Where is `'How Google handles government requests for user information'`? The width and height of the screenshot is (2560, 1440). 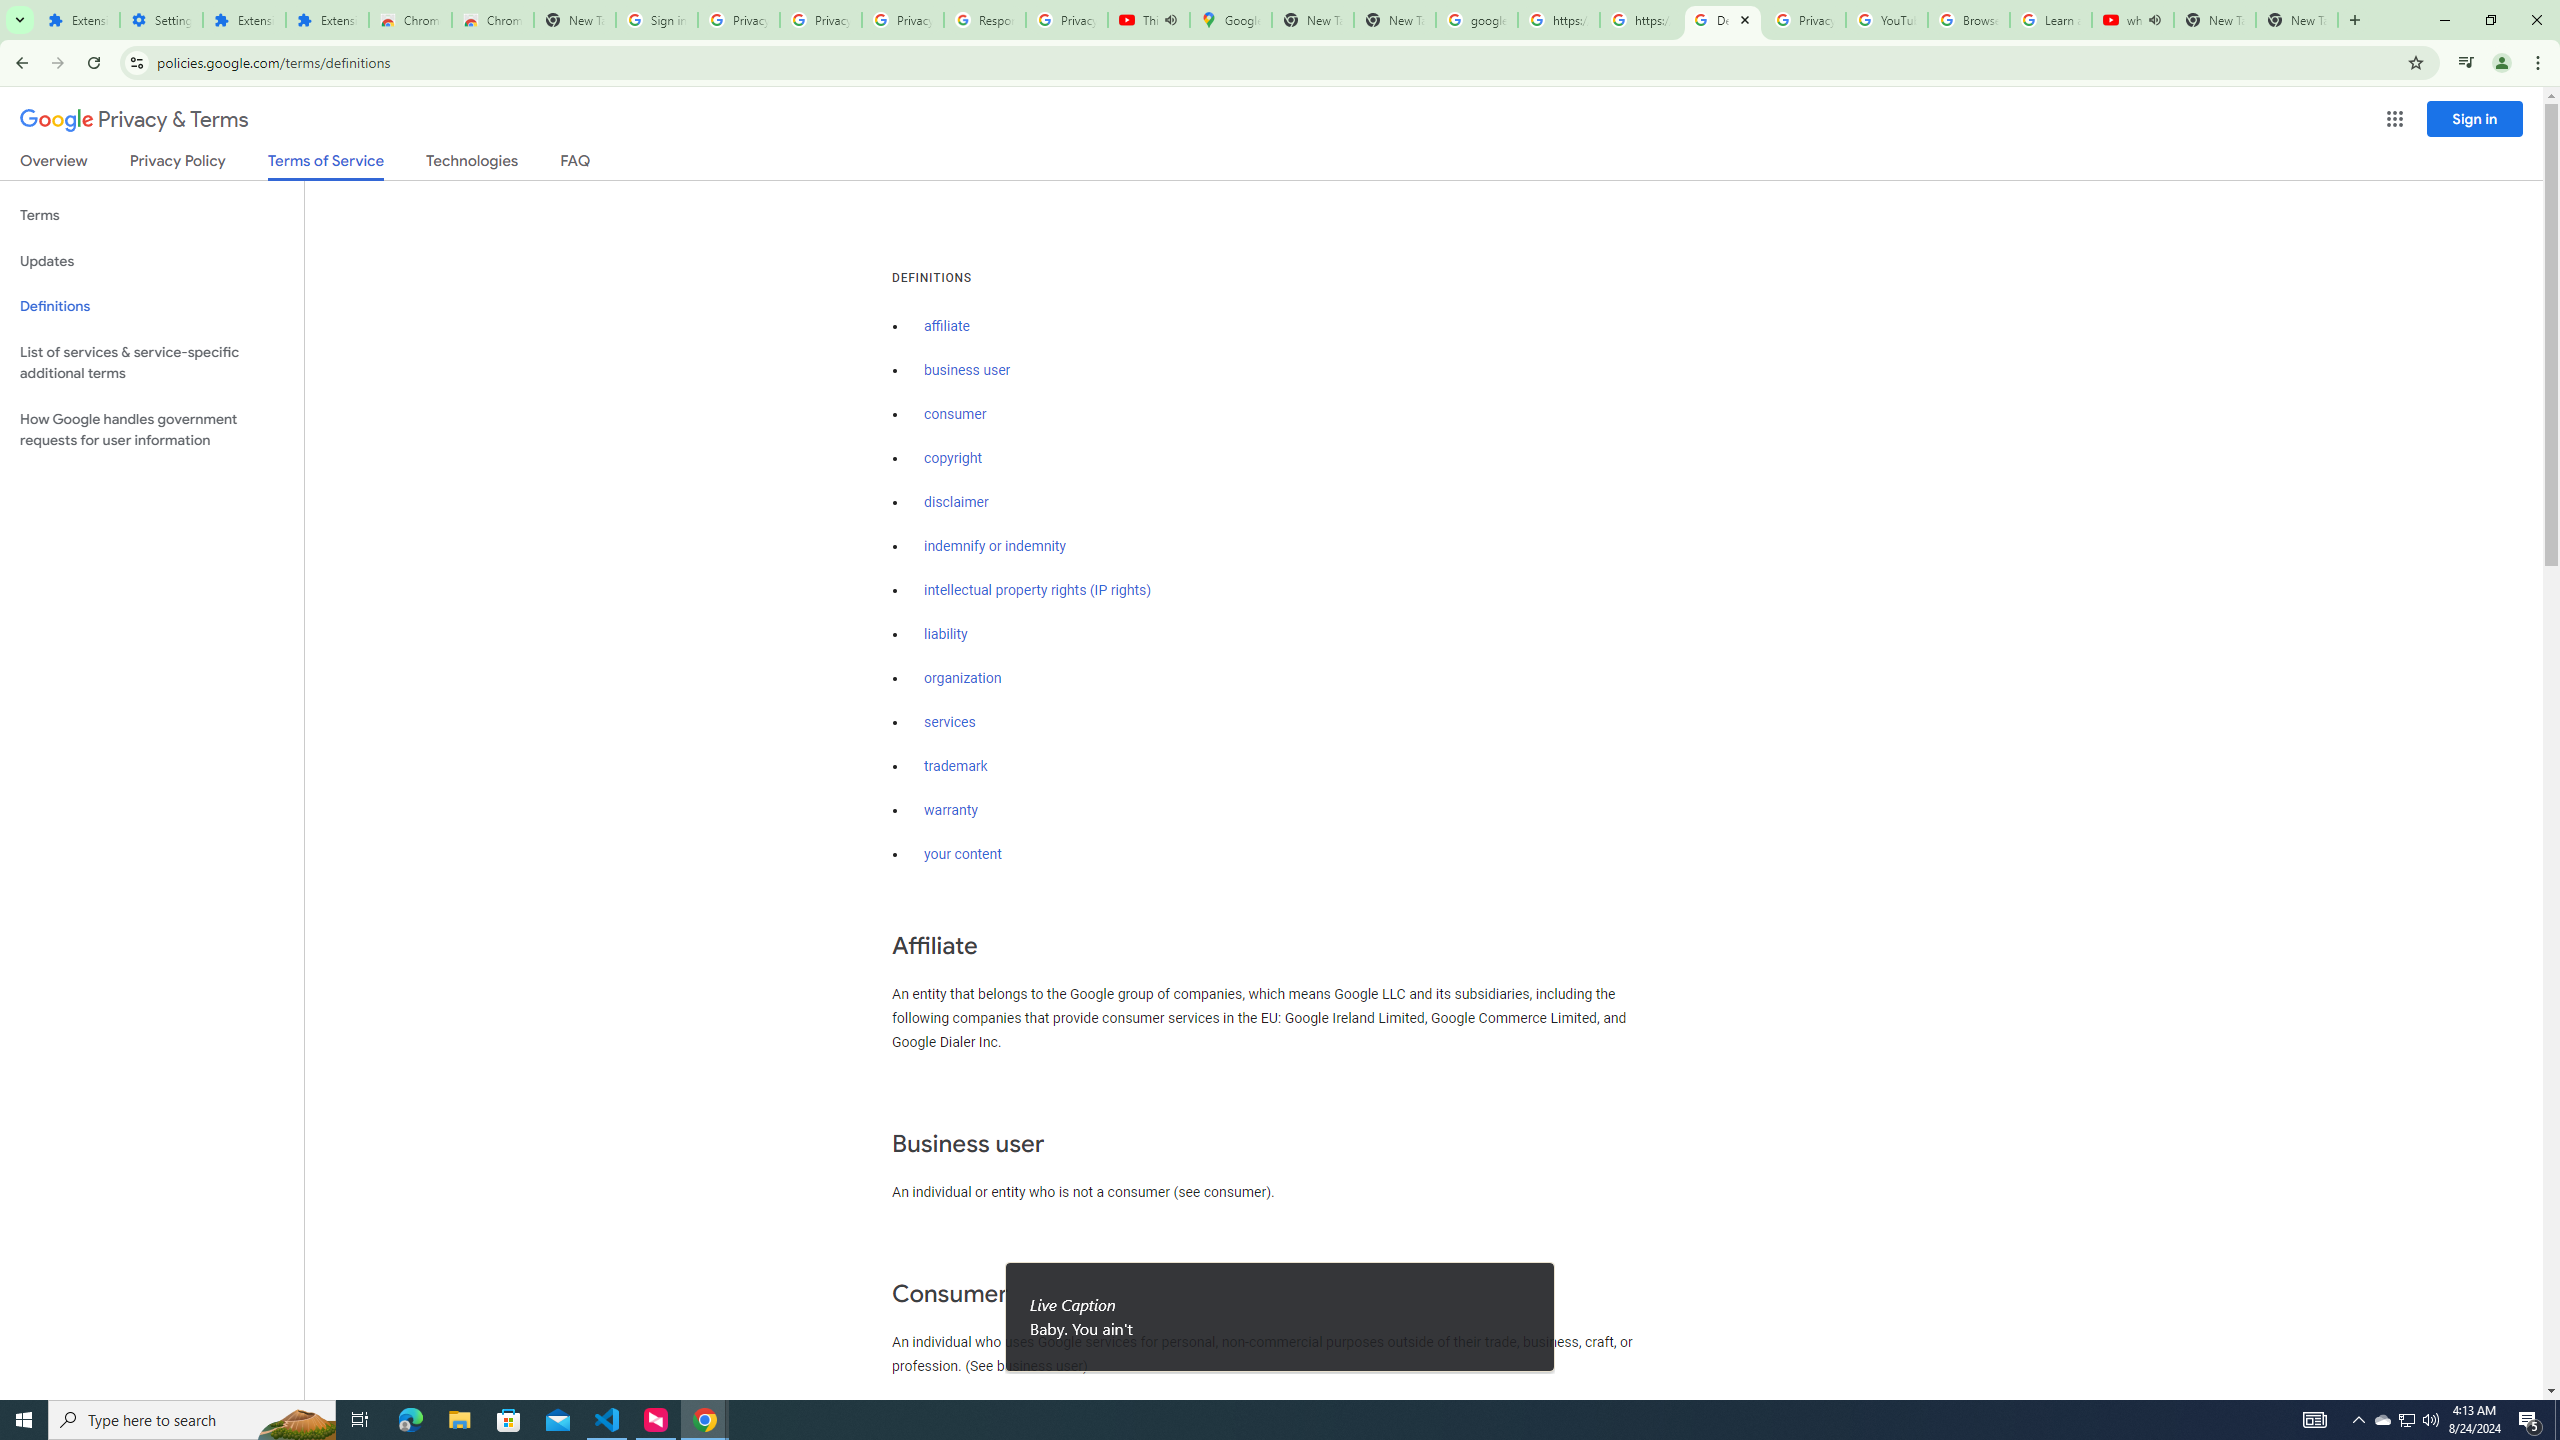 'How Google handles government requests for user information' is located at coordinates (151, 428).